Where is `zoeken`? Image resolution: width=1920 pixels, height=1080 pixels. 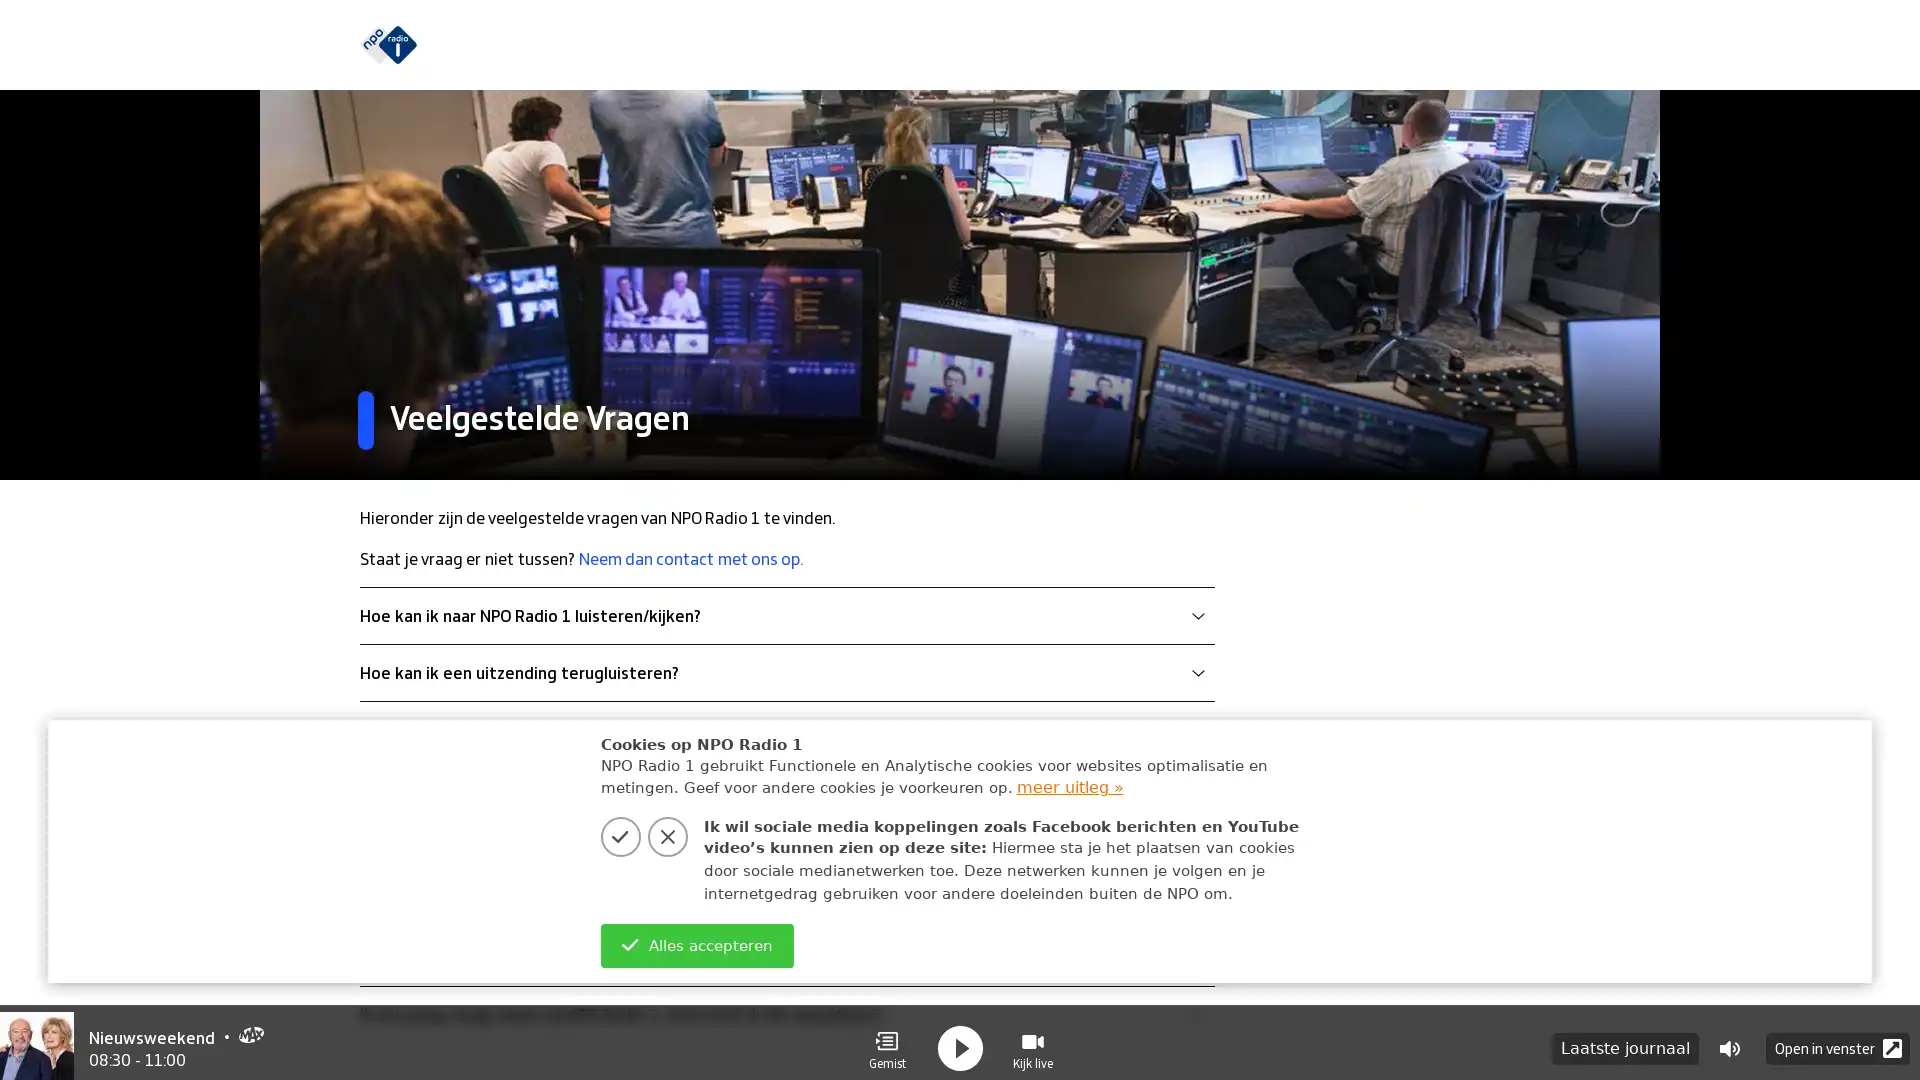
zoeken is located at coordinates (1539, 44).